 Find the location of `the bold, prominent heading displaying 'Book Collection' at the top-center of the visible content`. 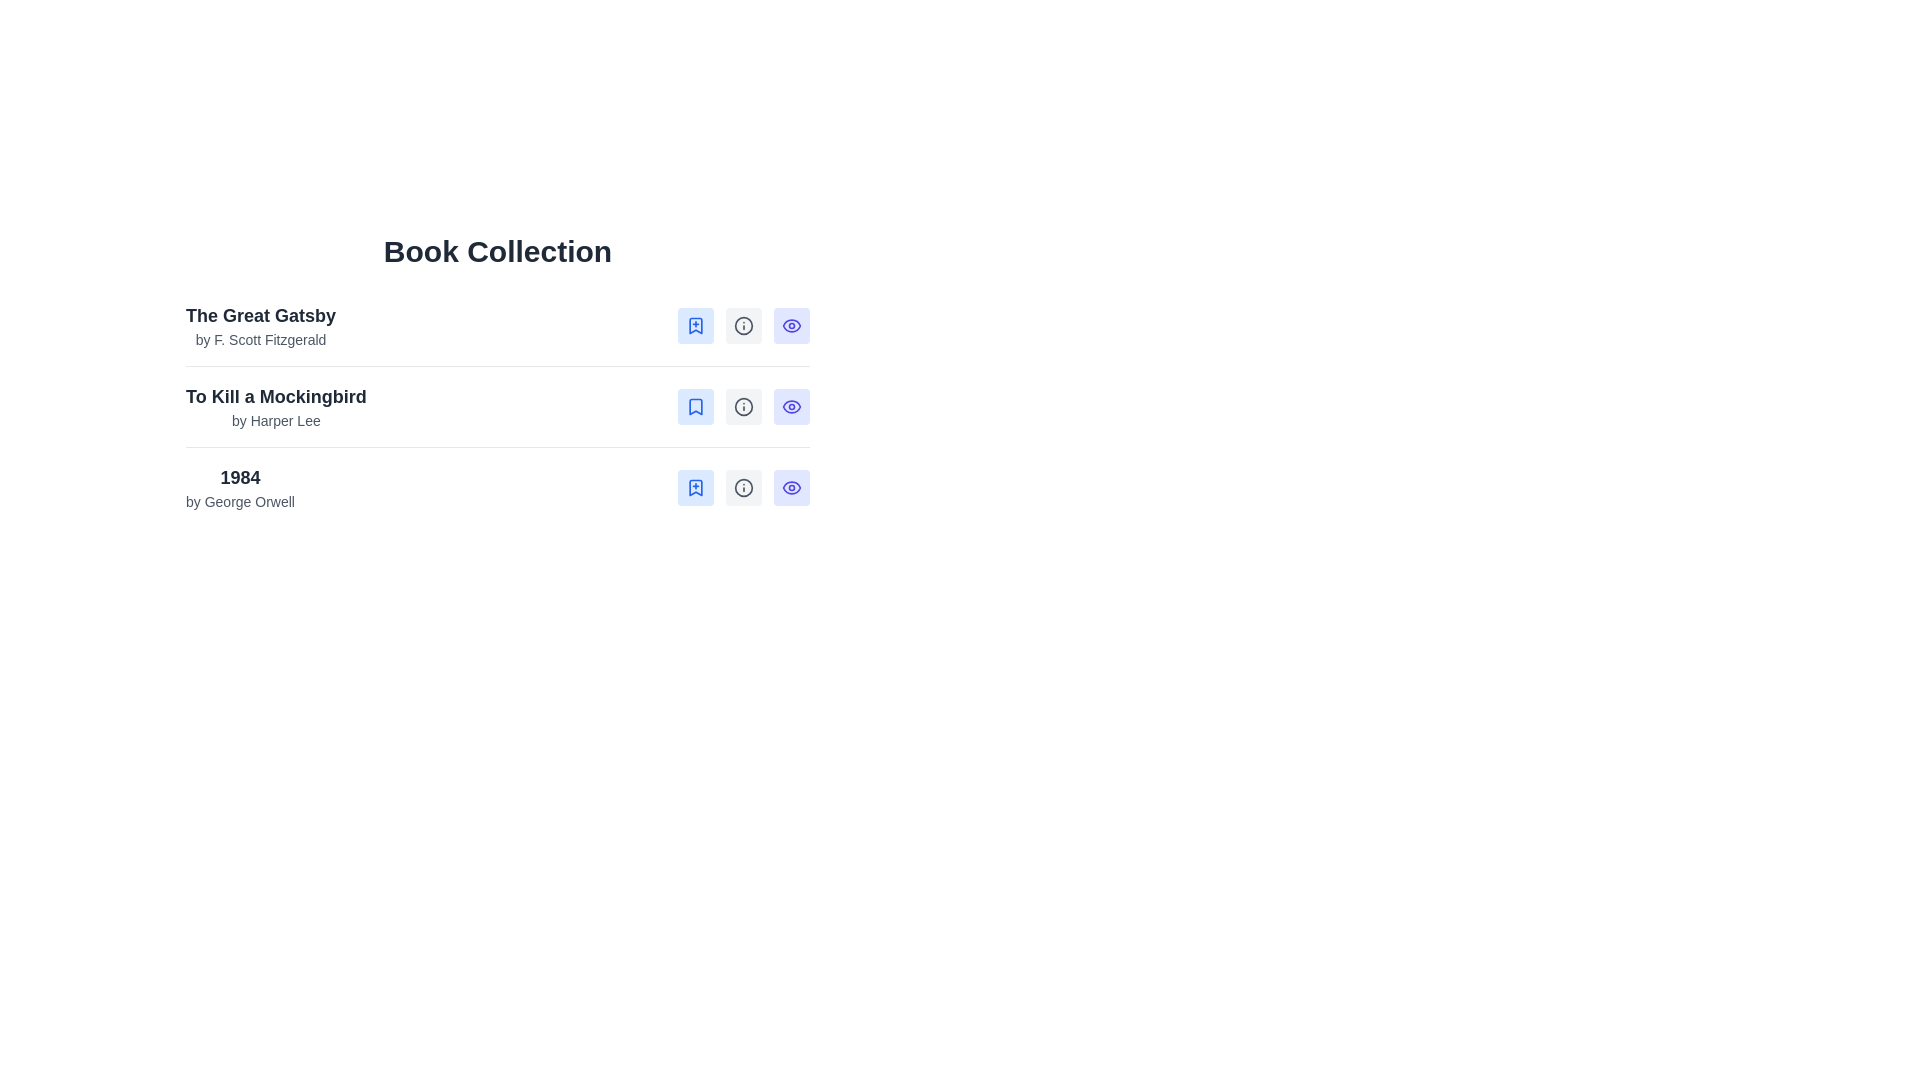

the bold, prominent heading displaying 'Book Collection' at the top-center of the visible content is located at coordinates (498, 250).